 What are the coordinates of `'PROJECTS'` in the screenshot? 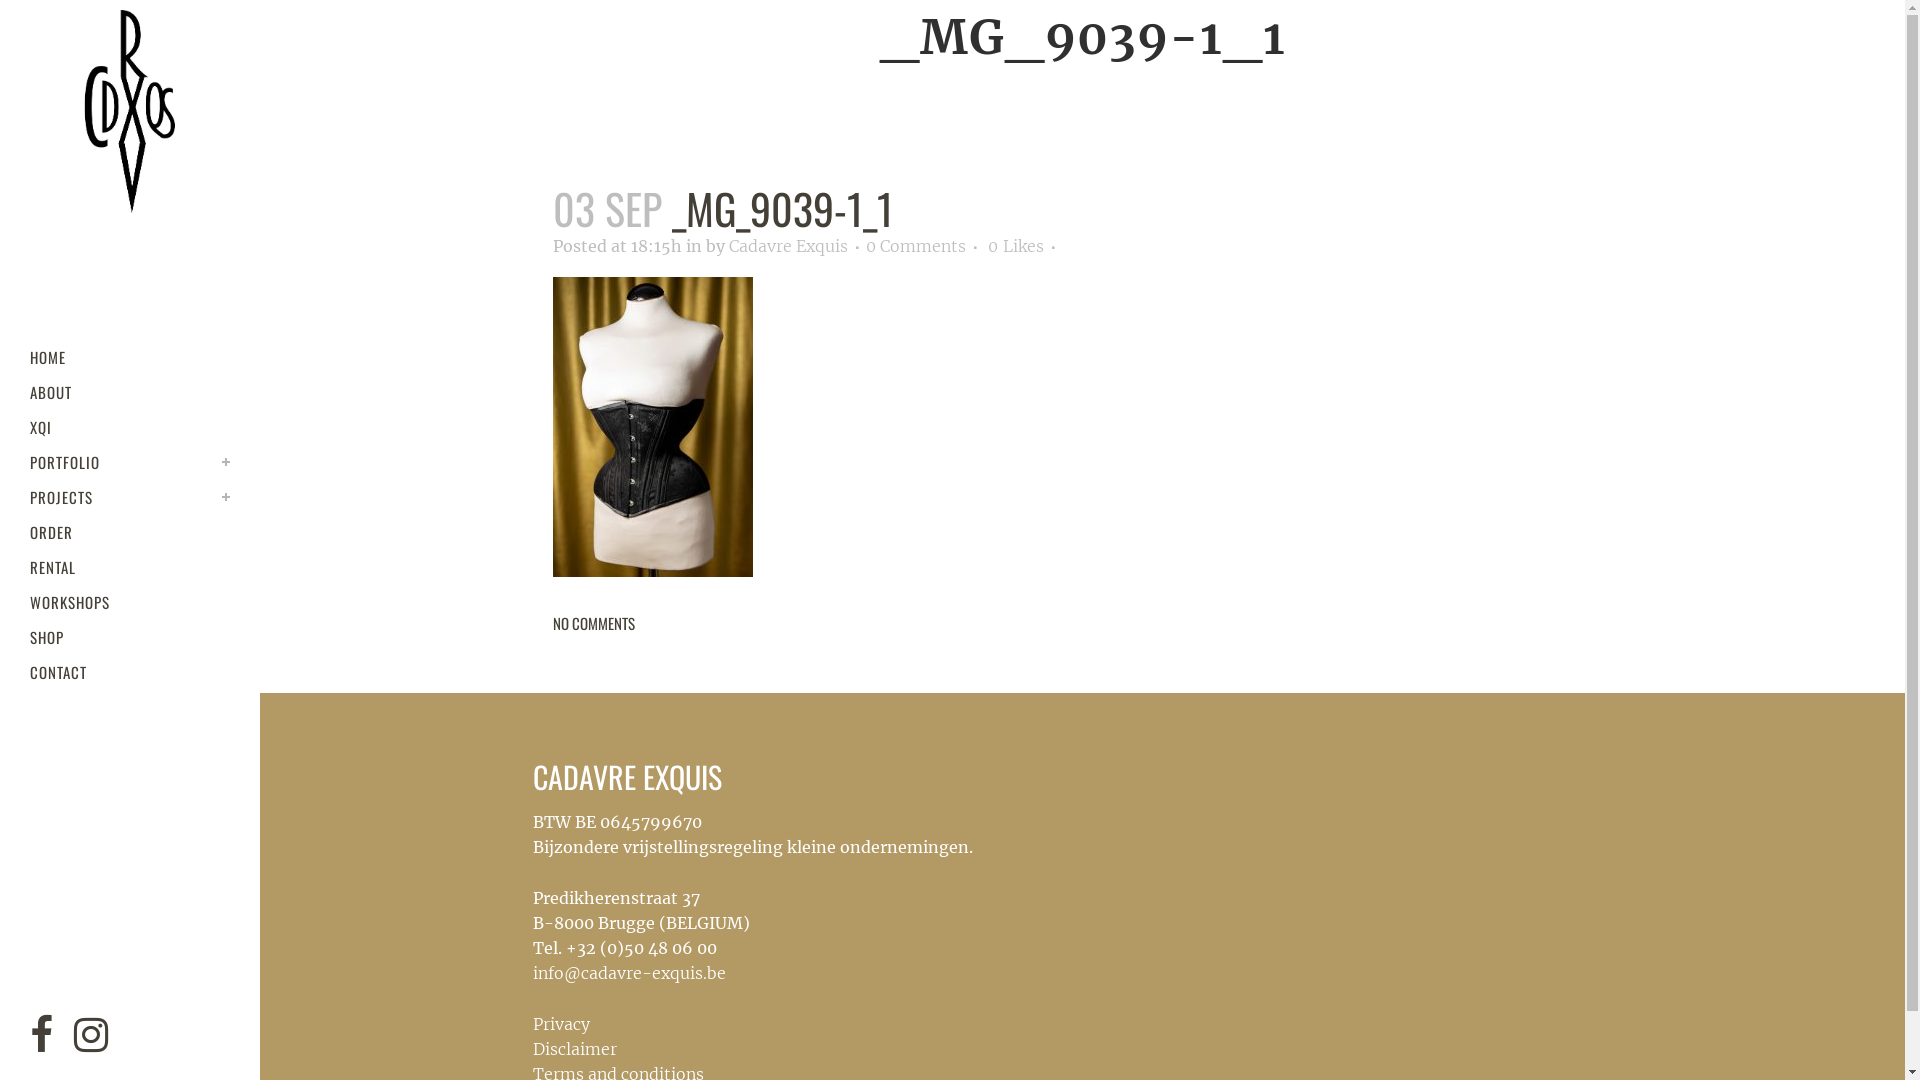 It's located at (128, 496).